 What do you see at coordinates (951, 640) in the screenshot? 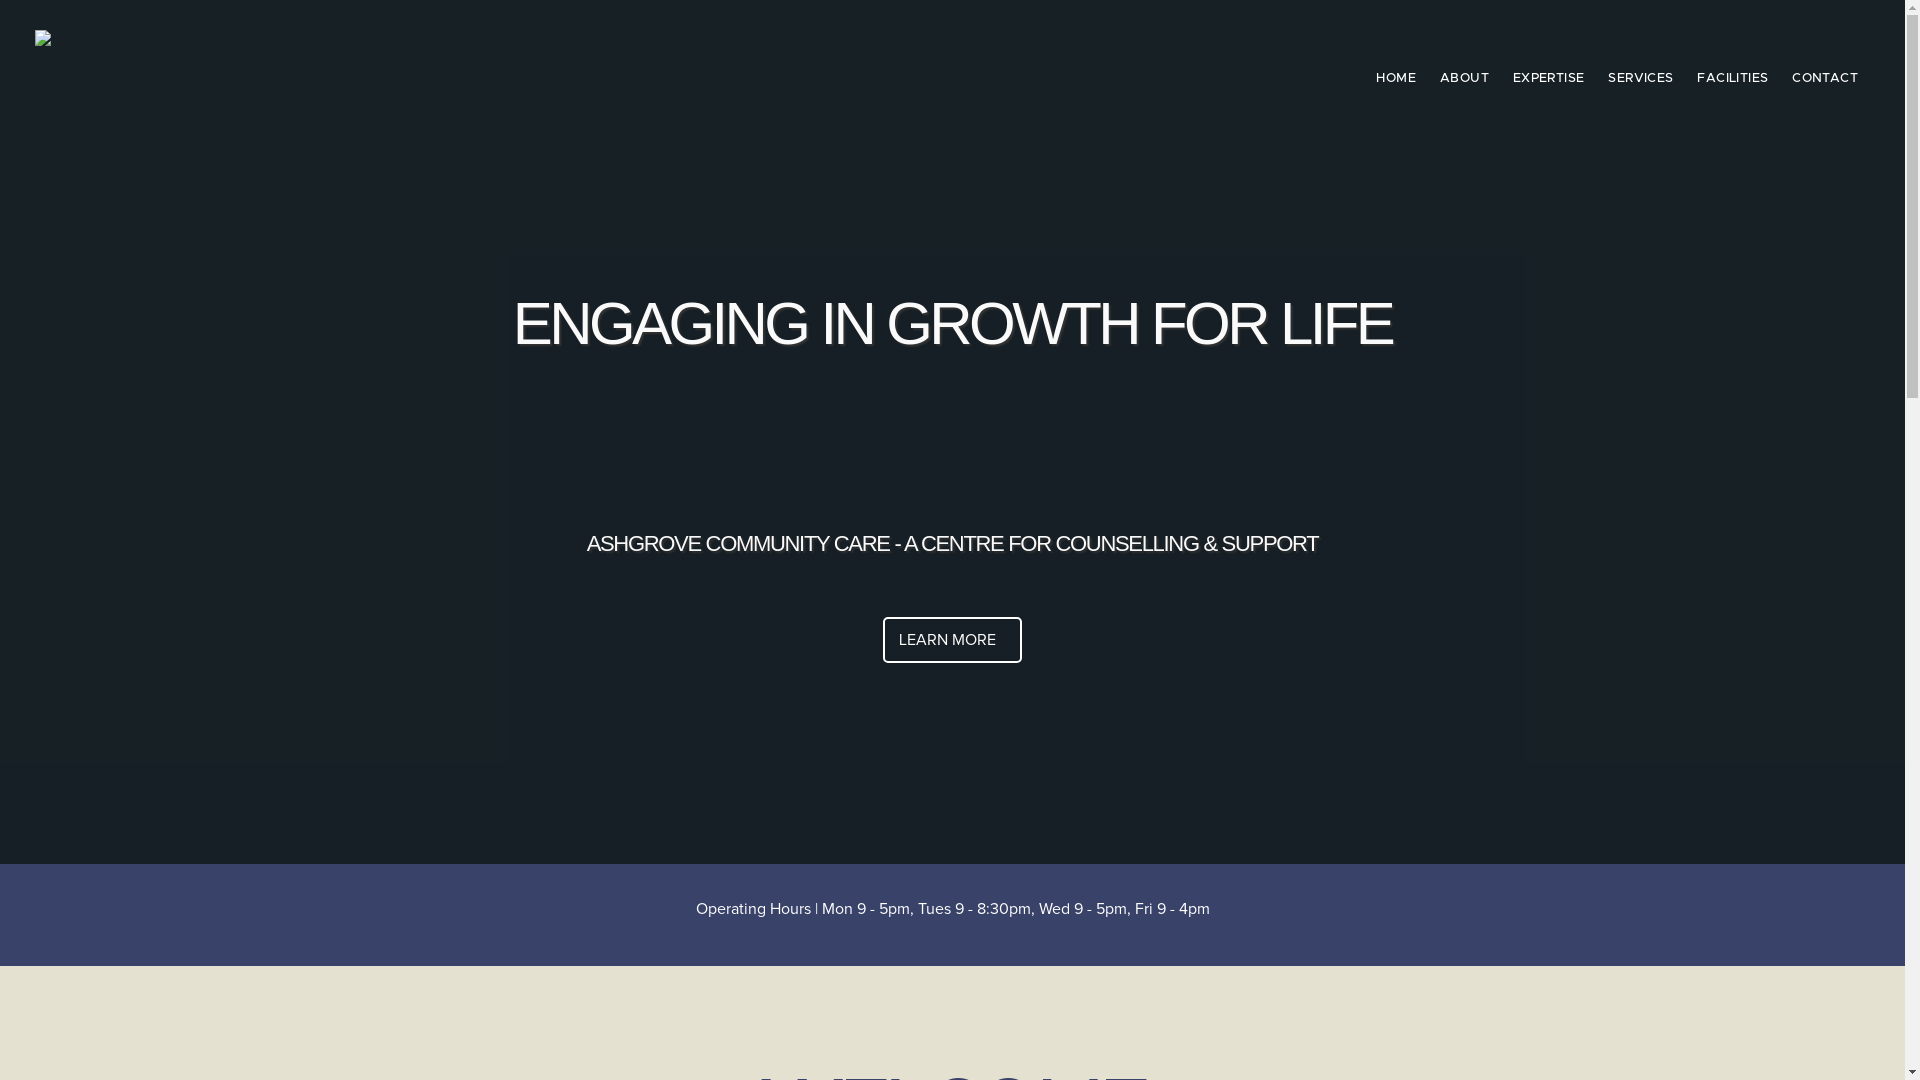
I see `'LEARN MORE'` at bounding box center [951, 640].